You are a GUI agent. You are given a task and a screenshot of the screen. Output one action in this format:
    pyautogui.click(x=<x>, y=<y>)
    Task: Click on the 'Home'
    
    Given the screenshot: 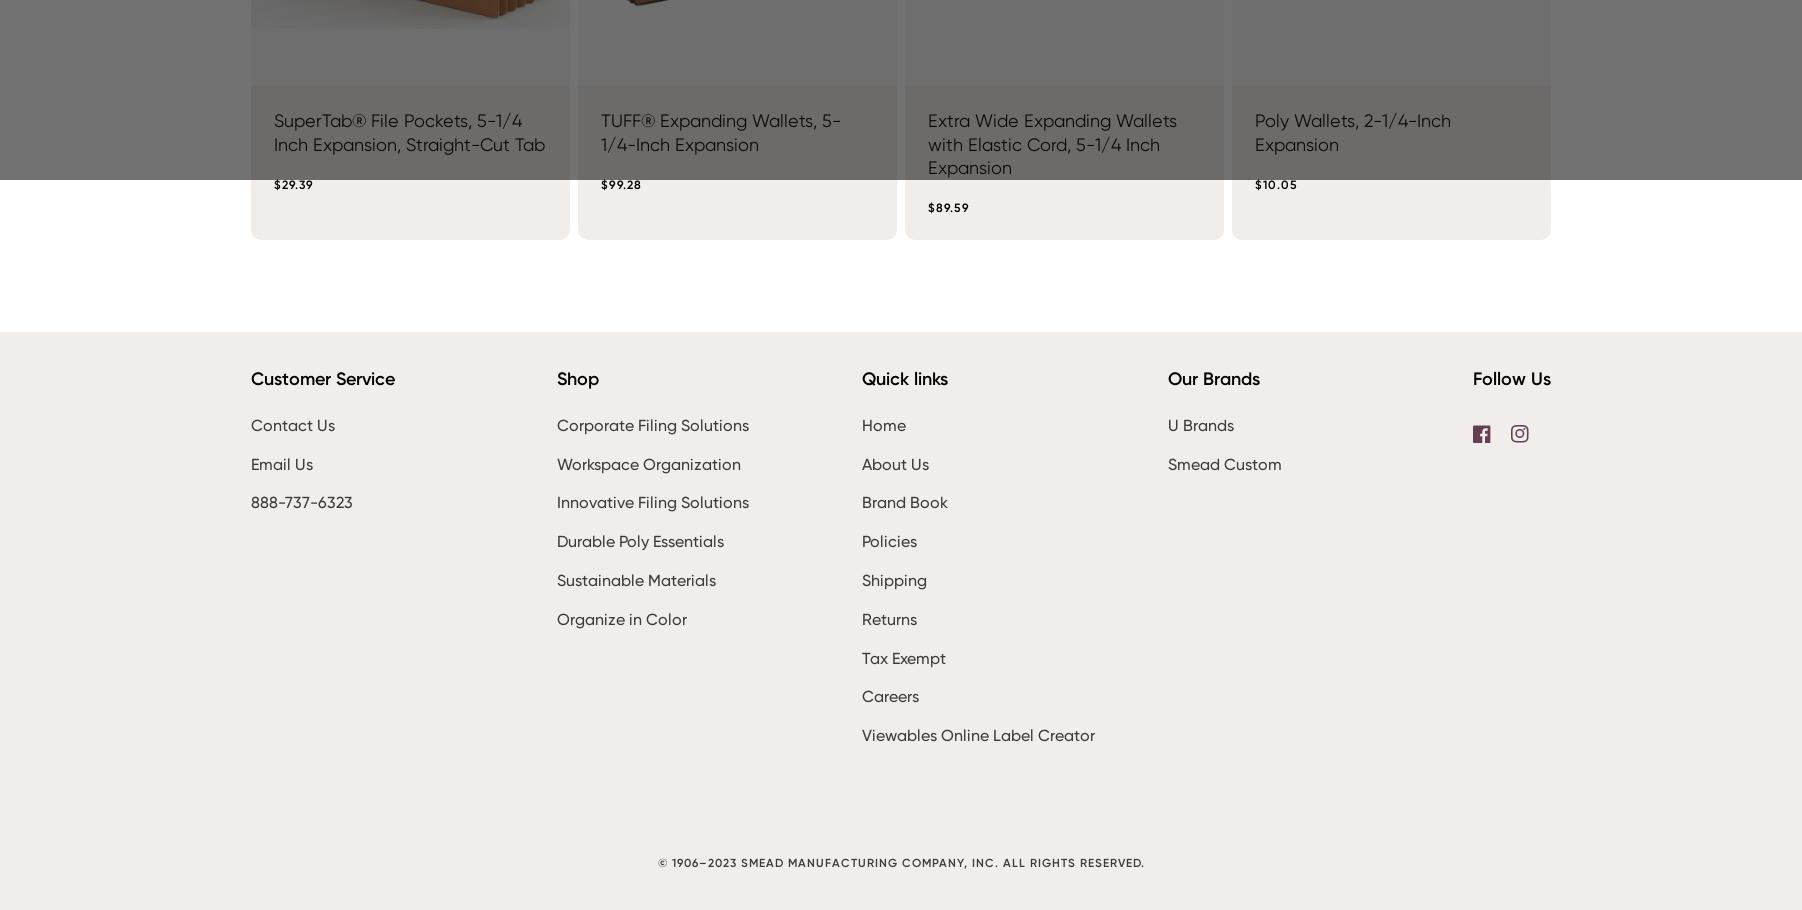 What is the action you would take?
    pyautogui.click(x=884, y=424)
    